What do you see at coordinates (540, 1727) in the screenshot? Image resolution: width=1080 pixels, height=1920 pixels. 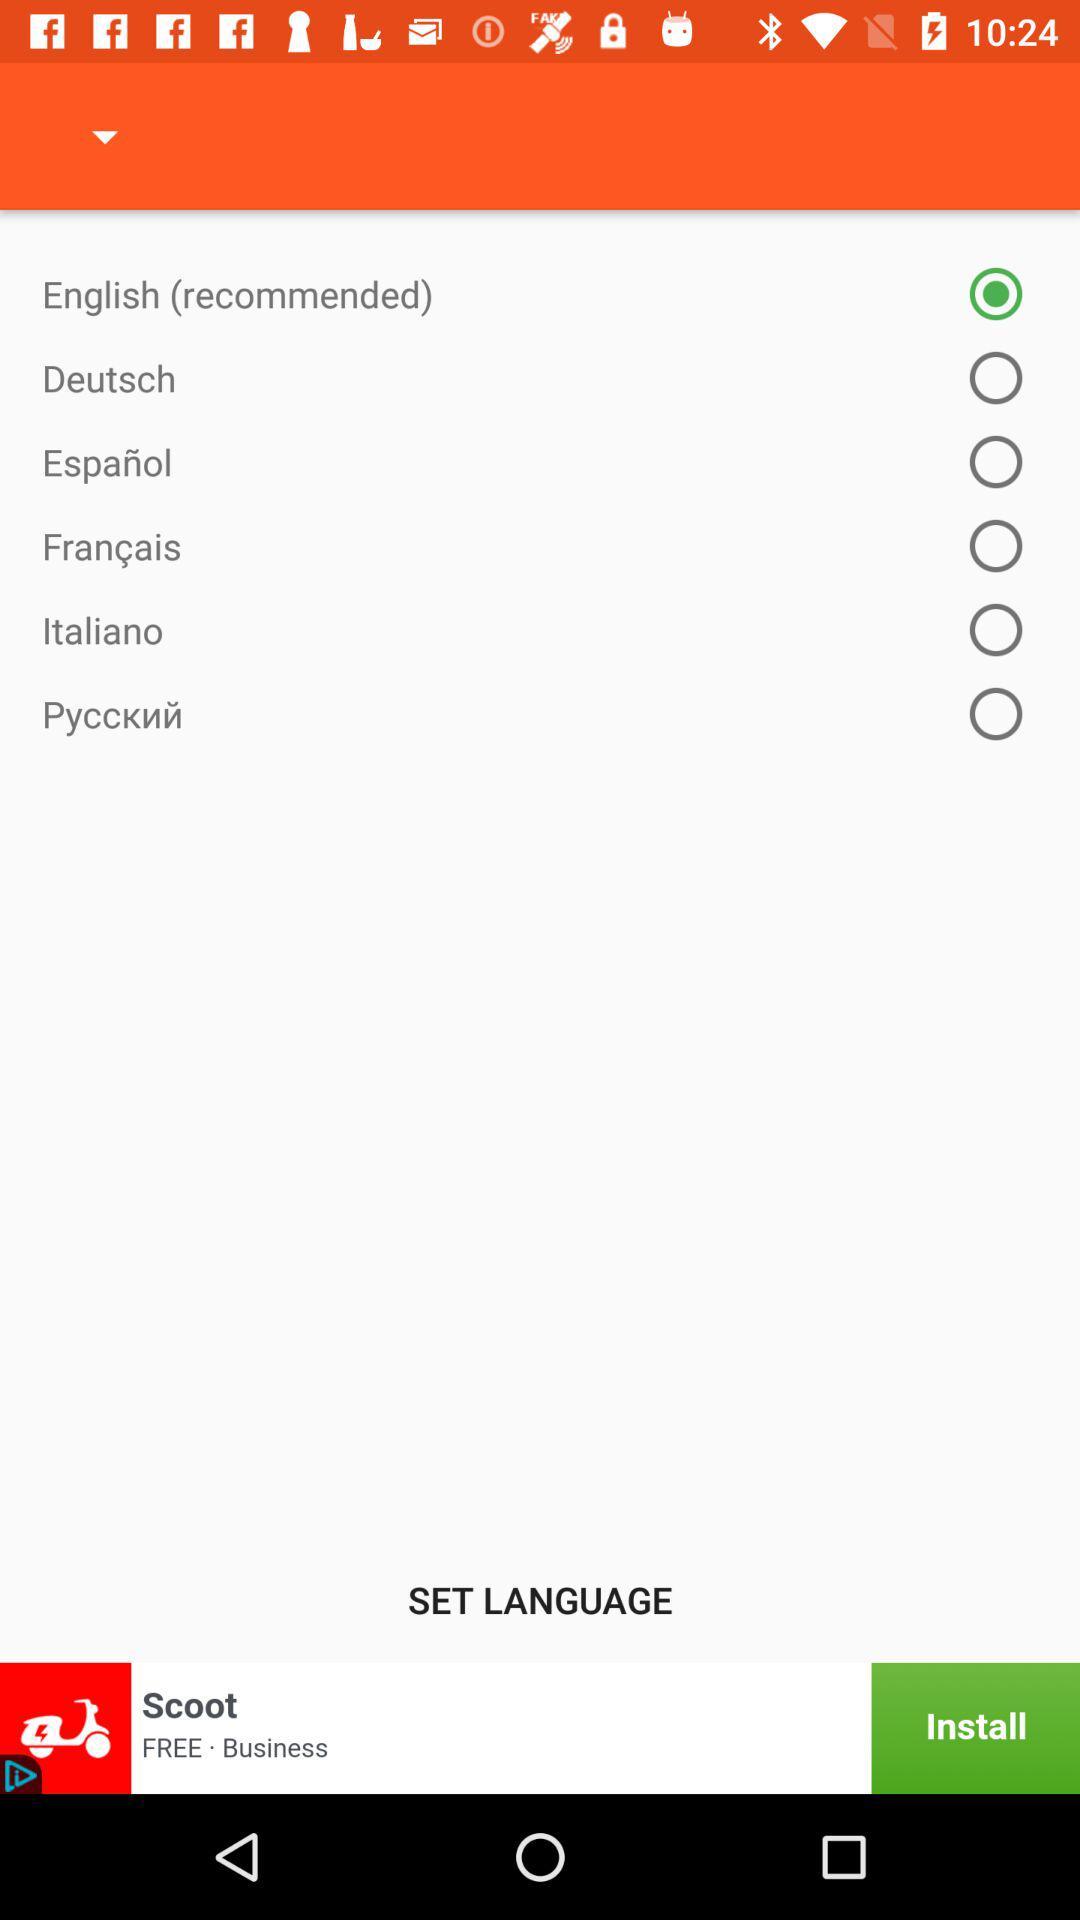 I see `install an app` at bounding box center [540, 1727].